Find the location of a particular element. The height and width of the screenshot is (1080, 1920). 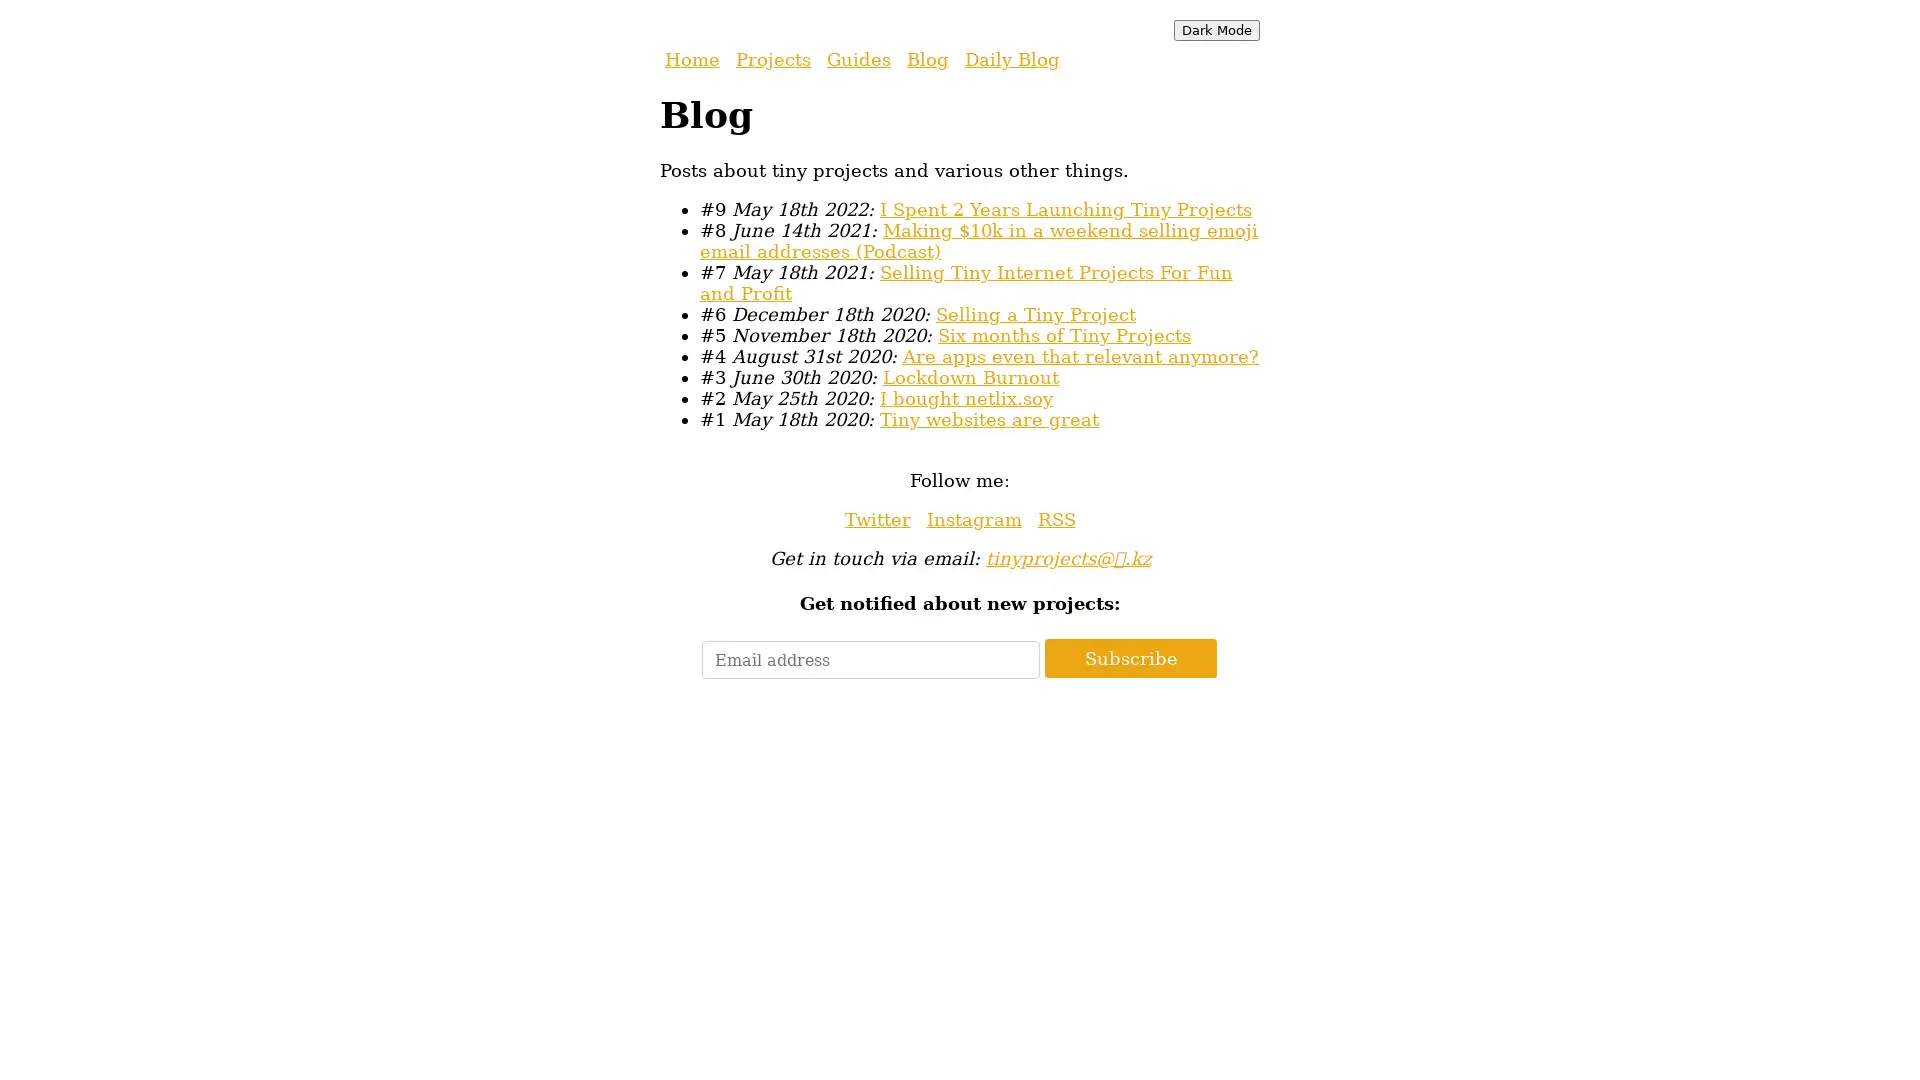

Dark Mode is located at coordinates (1216, 30).